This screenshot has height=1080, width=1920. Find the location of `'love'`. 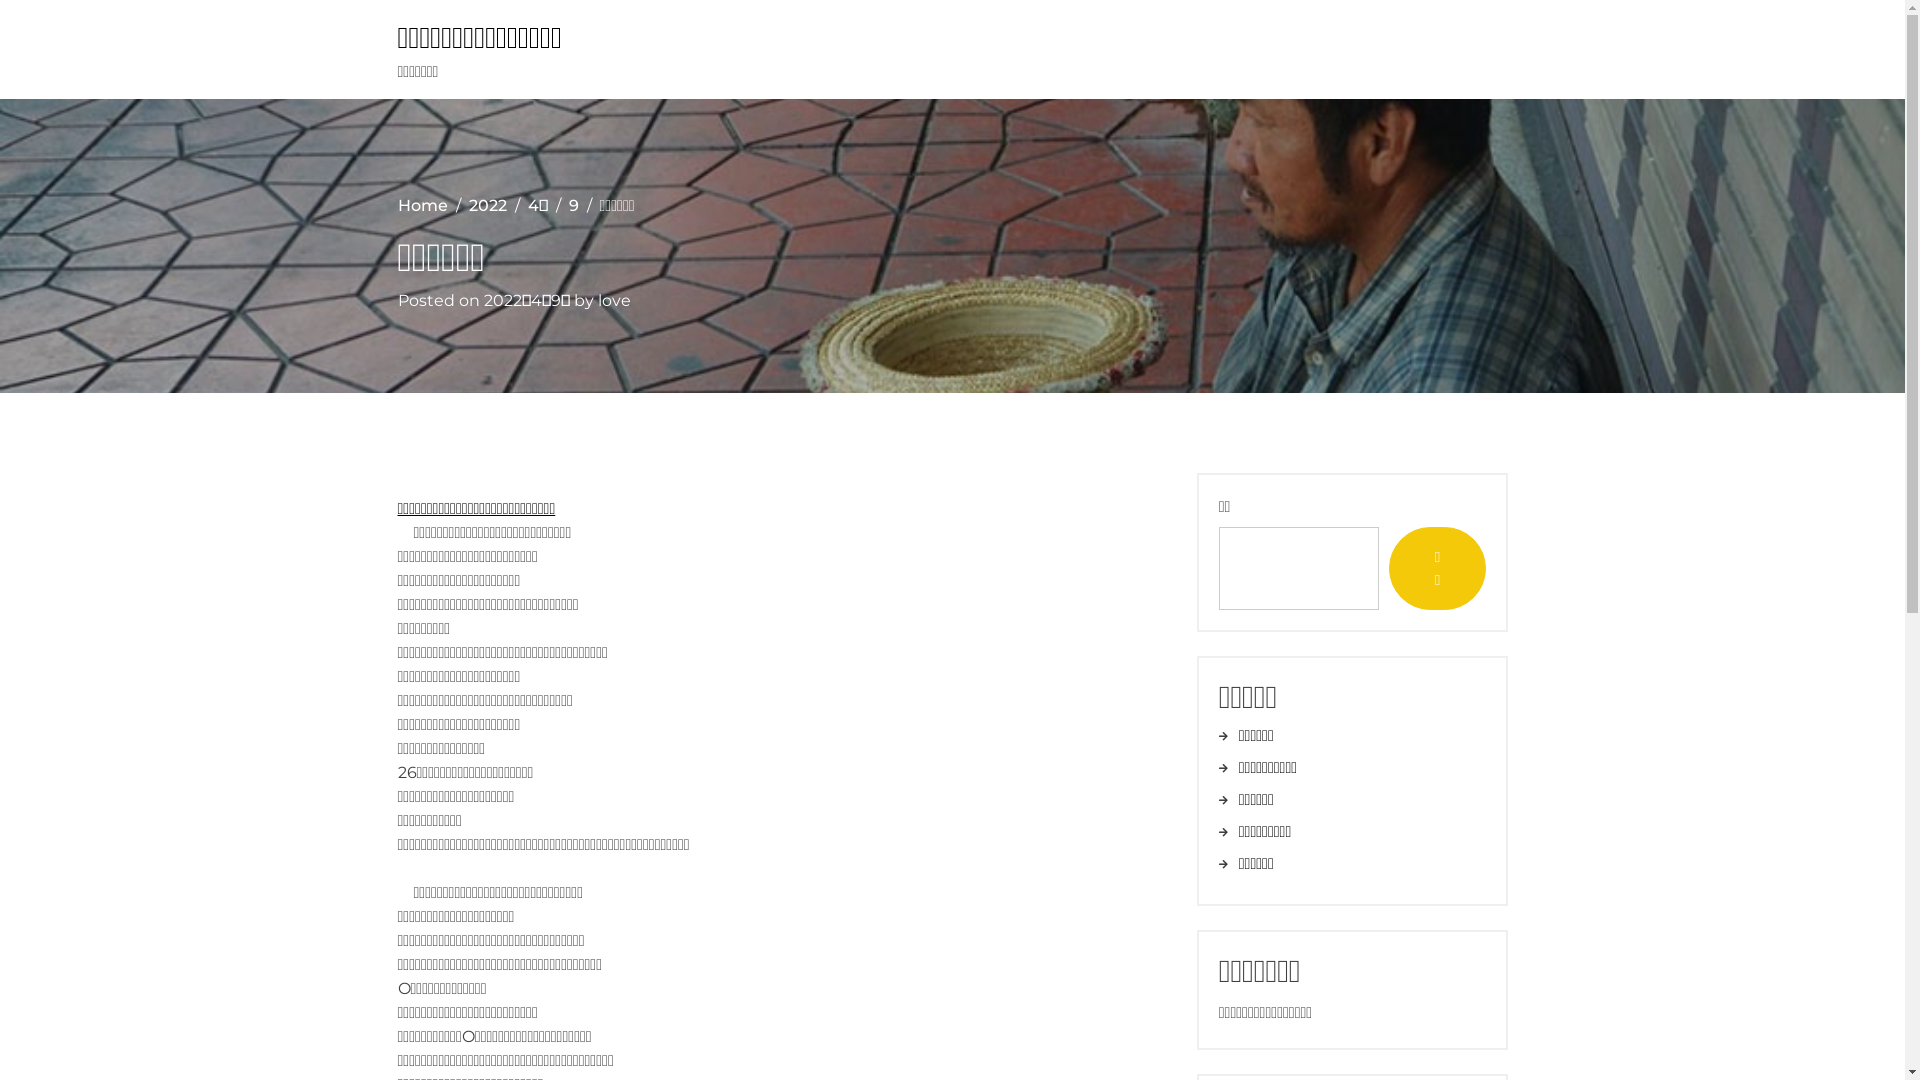

'love' is located at coordinates (613, 300).